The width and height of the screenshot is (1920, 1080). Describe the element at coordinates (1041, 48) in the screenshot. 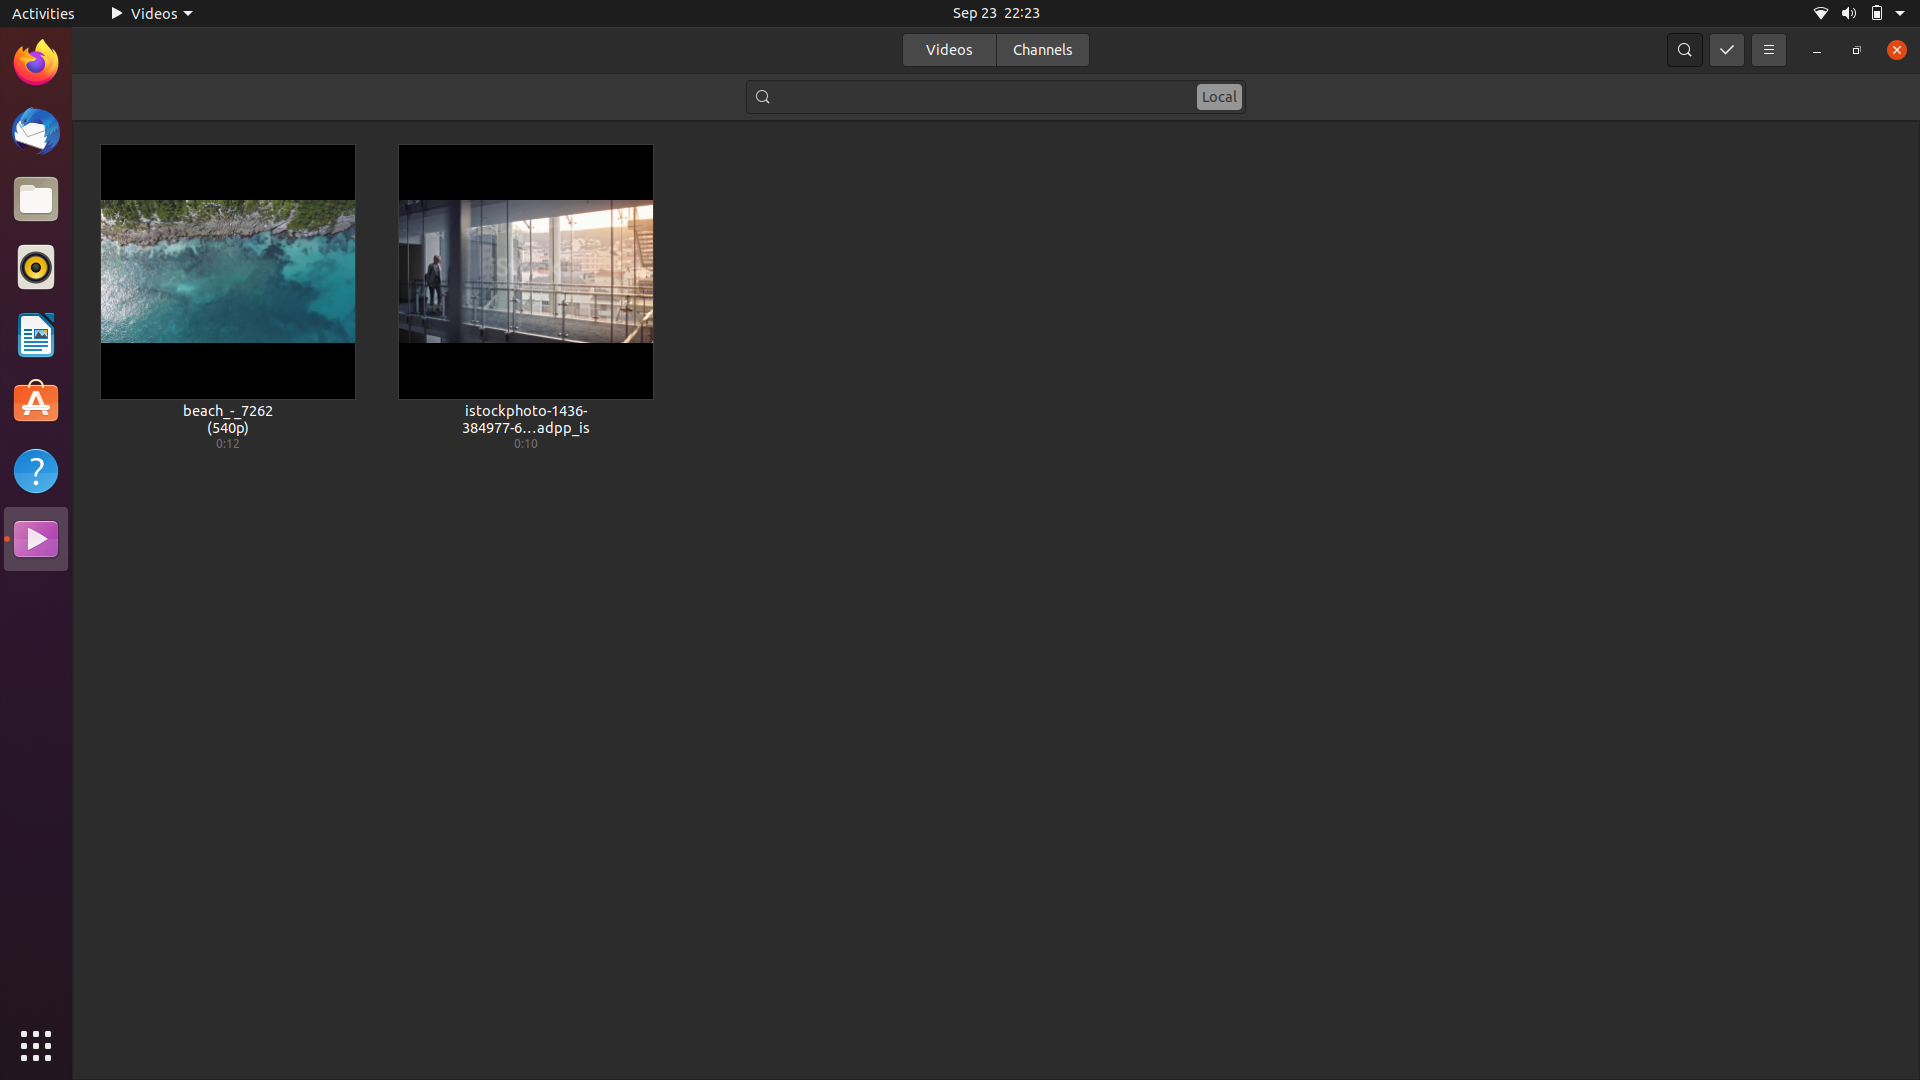

I see `the Channels tab` at that location.